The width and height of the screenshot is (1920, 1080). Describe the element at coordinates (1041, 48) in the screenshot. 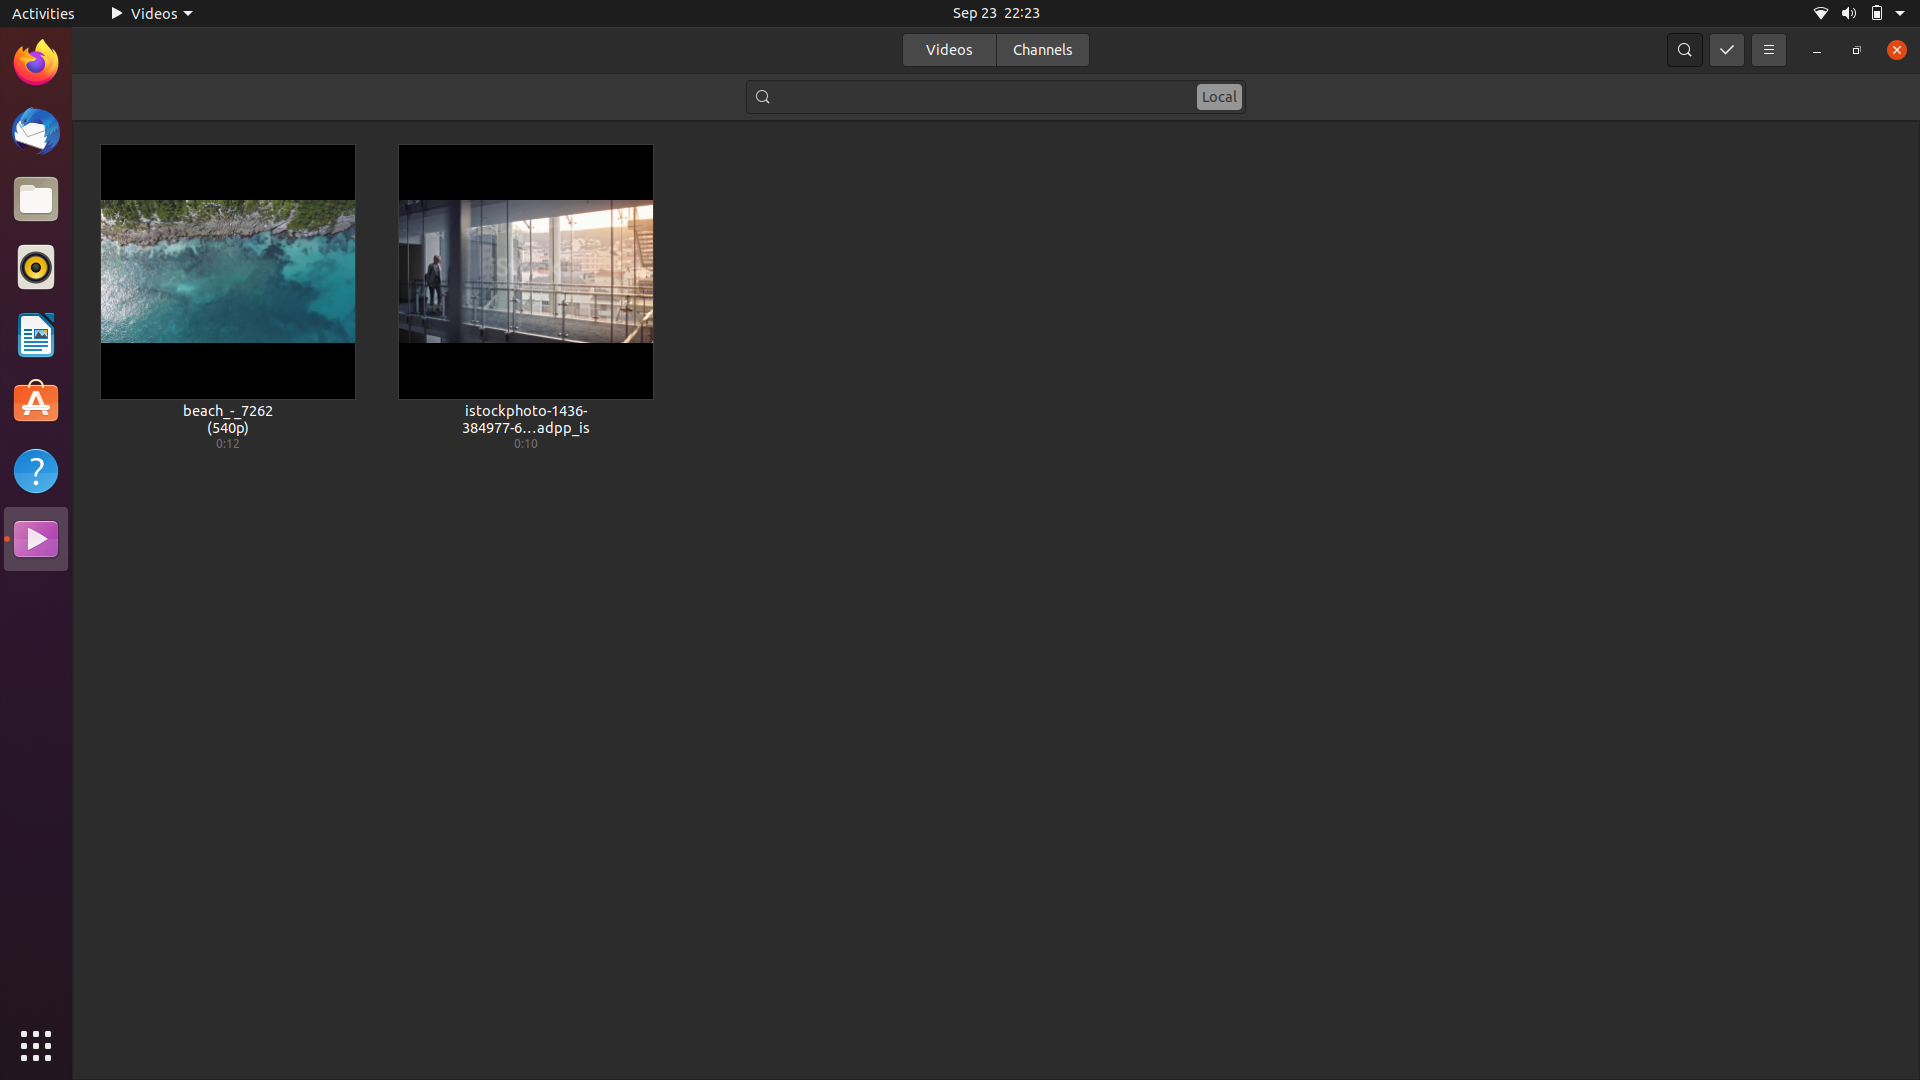

I see `the Channels tab` at that location.